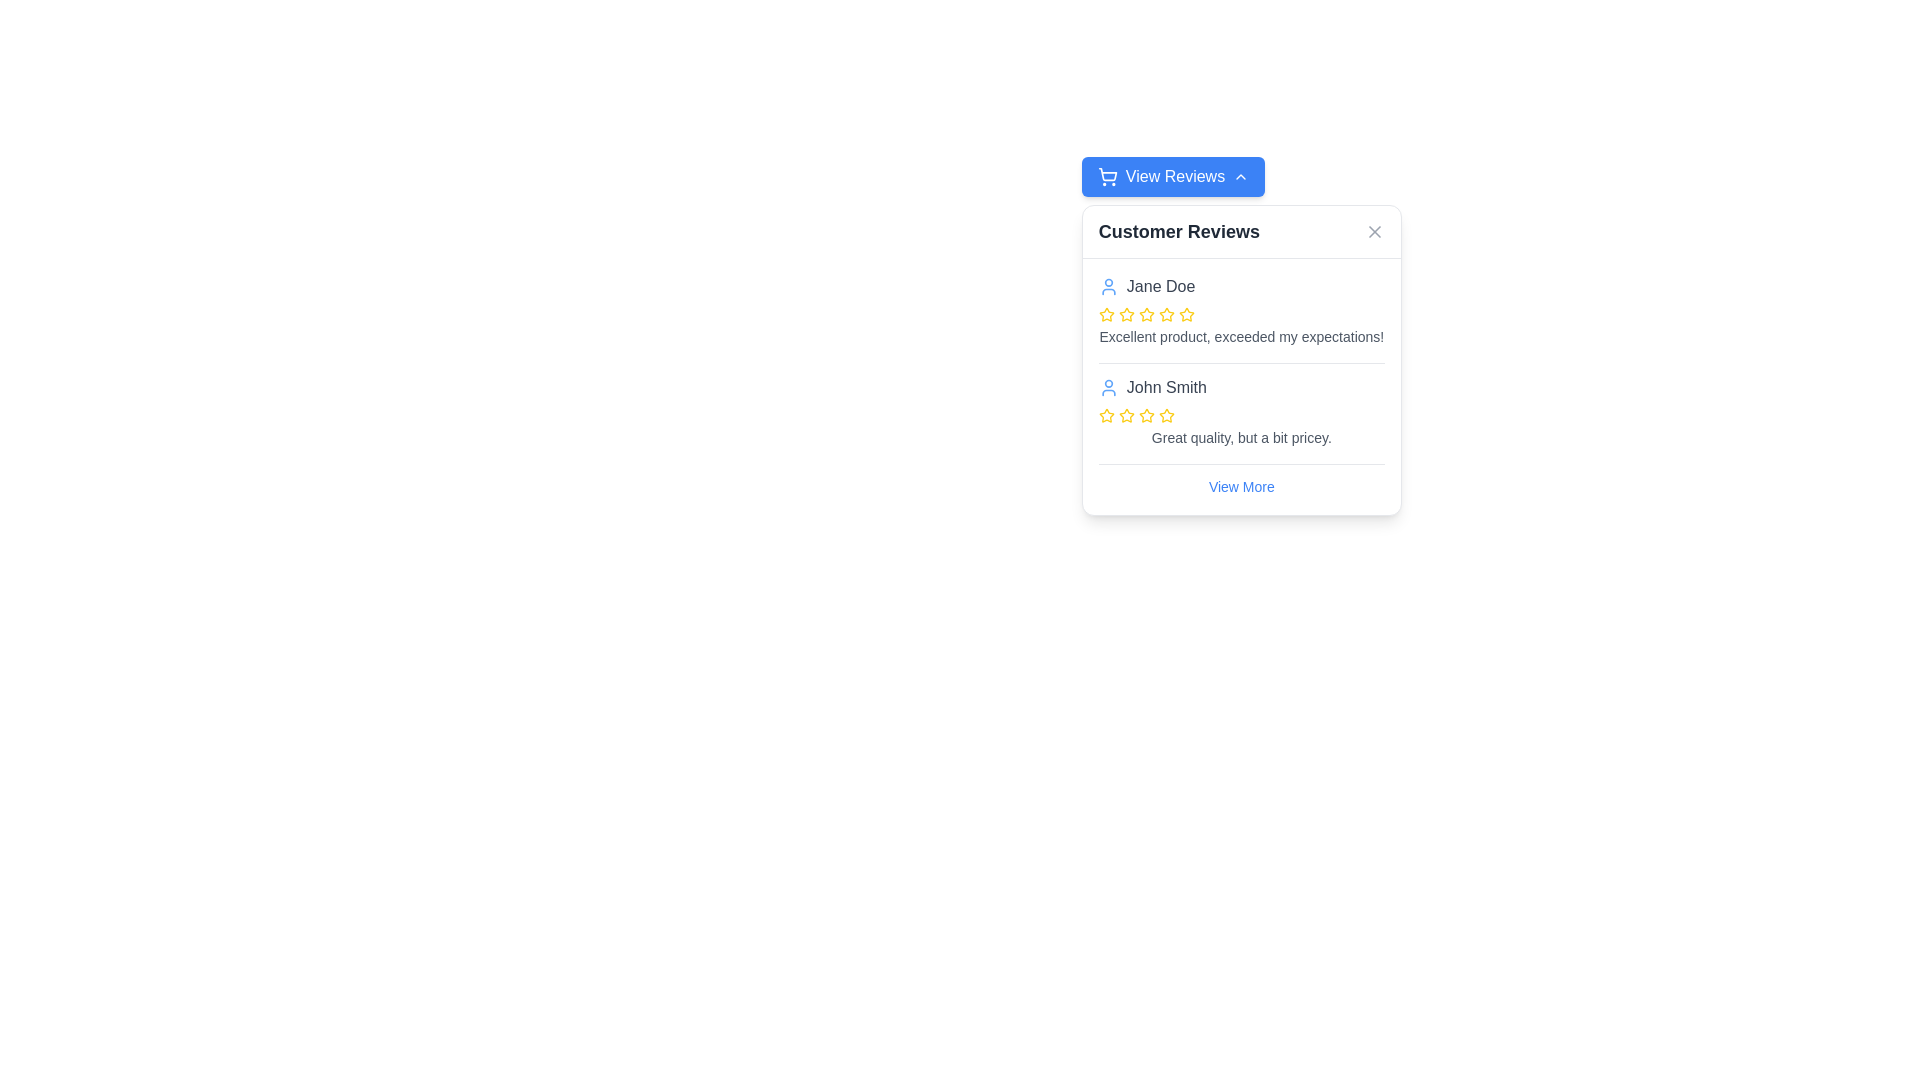 This screenshot has width=1920, height=1080. What do you see at coordinates (1373, 230) in the screenshot?
I see `the Icon Button located at the far right of the header section of the 'Customer Reviews' card UI to change its color` at bounding box center [1373, 230].